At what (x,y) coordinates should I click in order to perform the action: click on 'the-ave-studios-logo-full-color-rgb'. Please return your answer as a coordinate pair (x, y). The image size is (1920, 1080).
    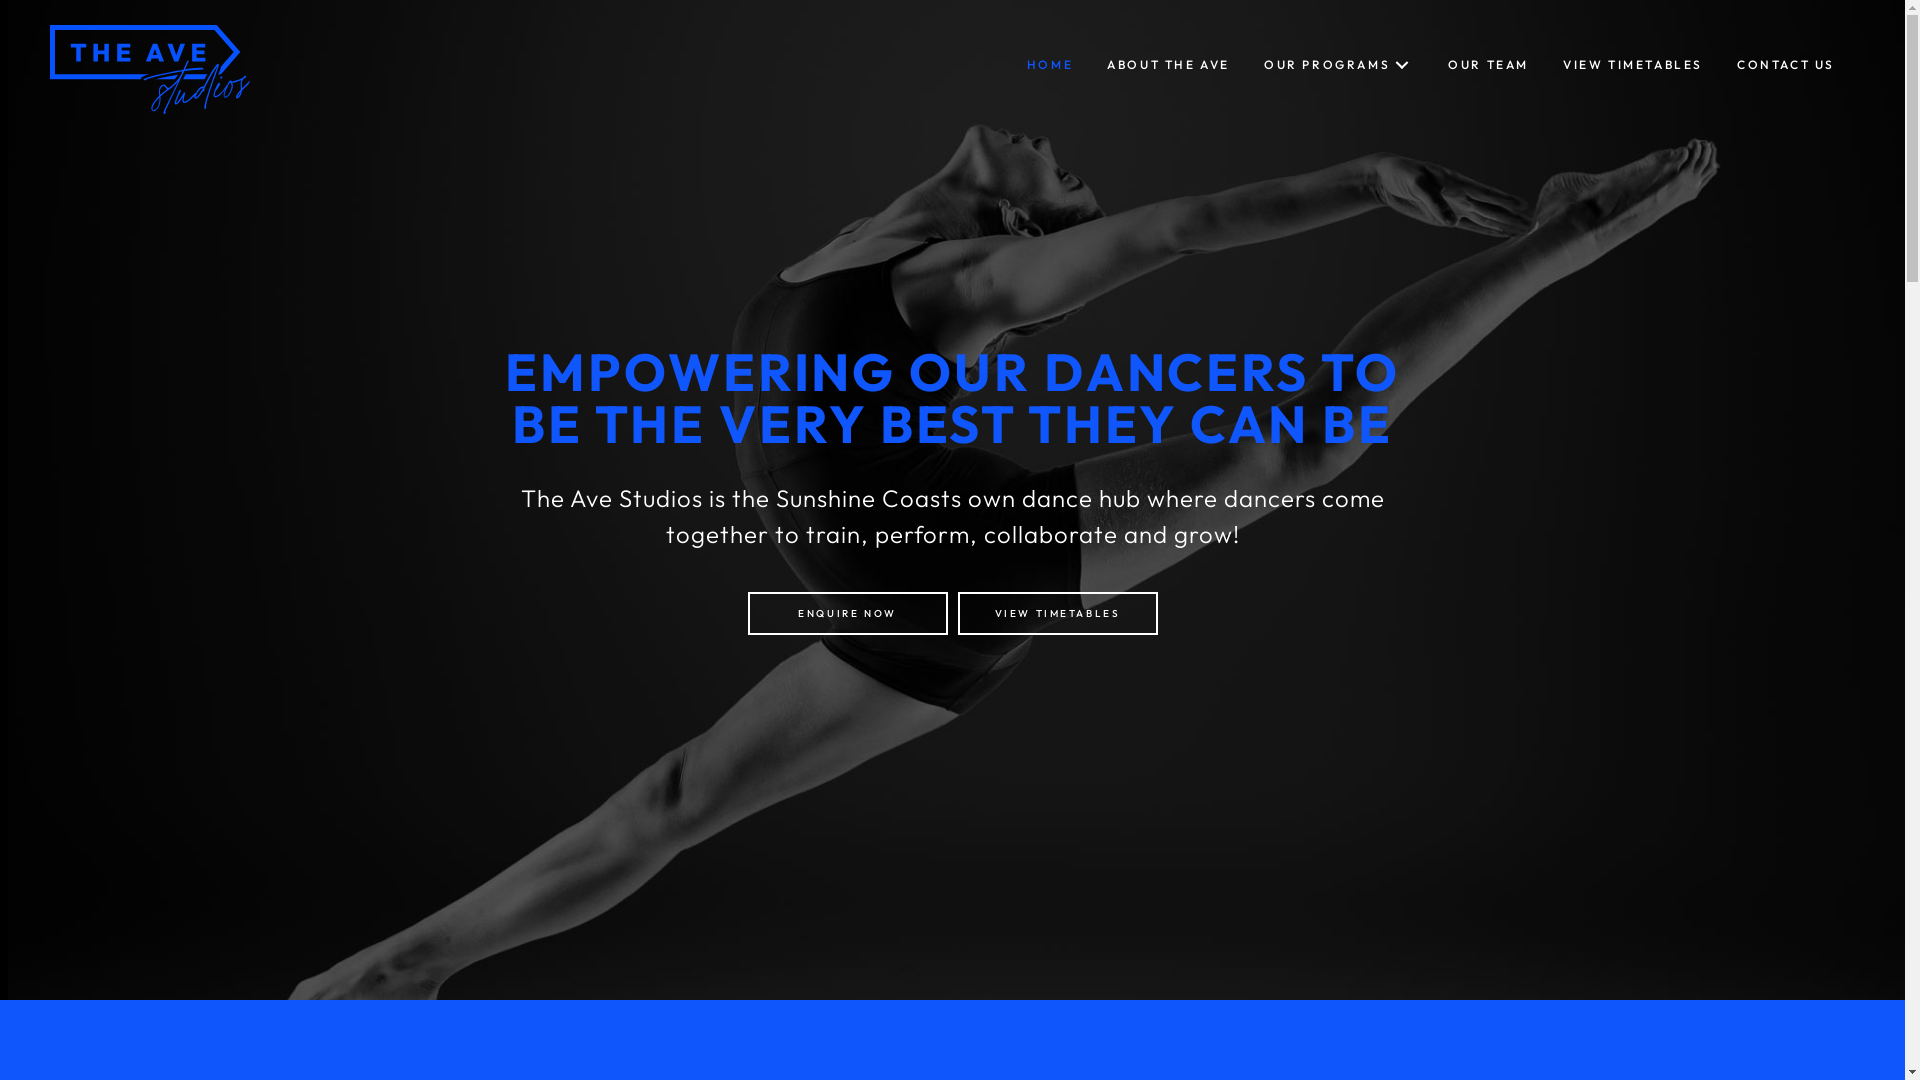
    Looking at the image, I should click on (148, 68).